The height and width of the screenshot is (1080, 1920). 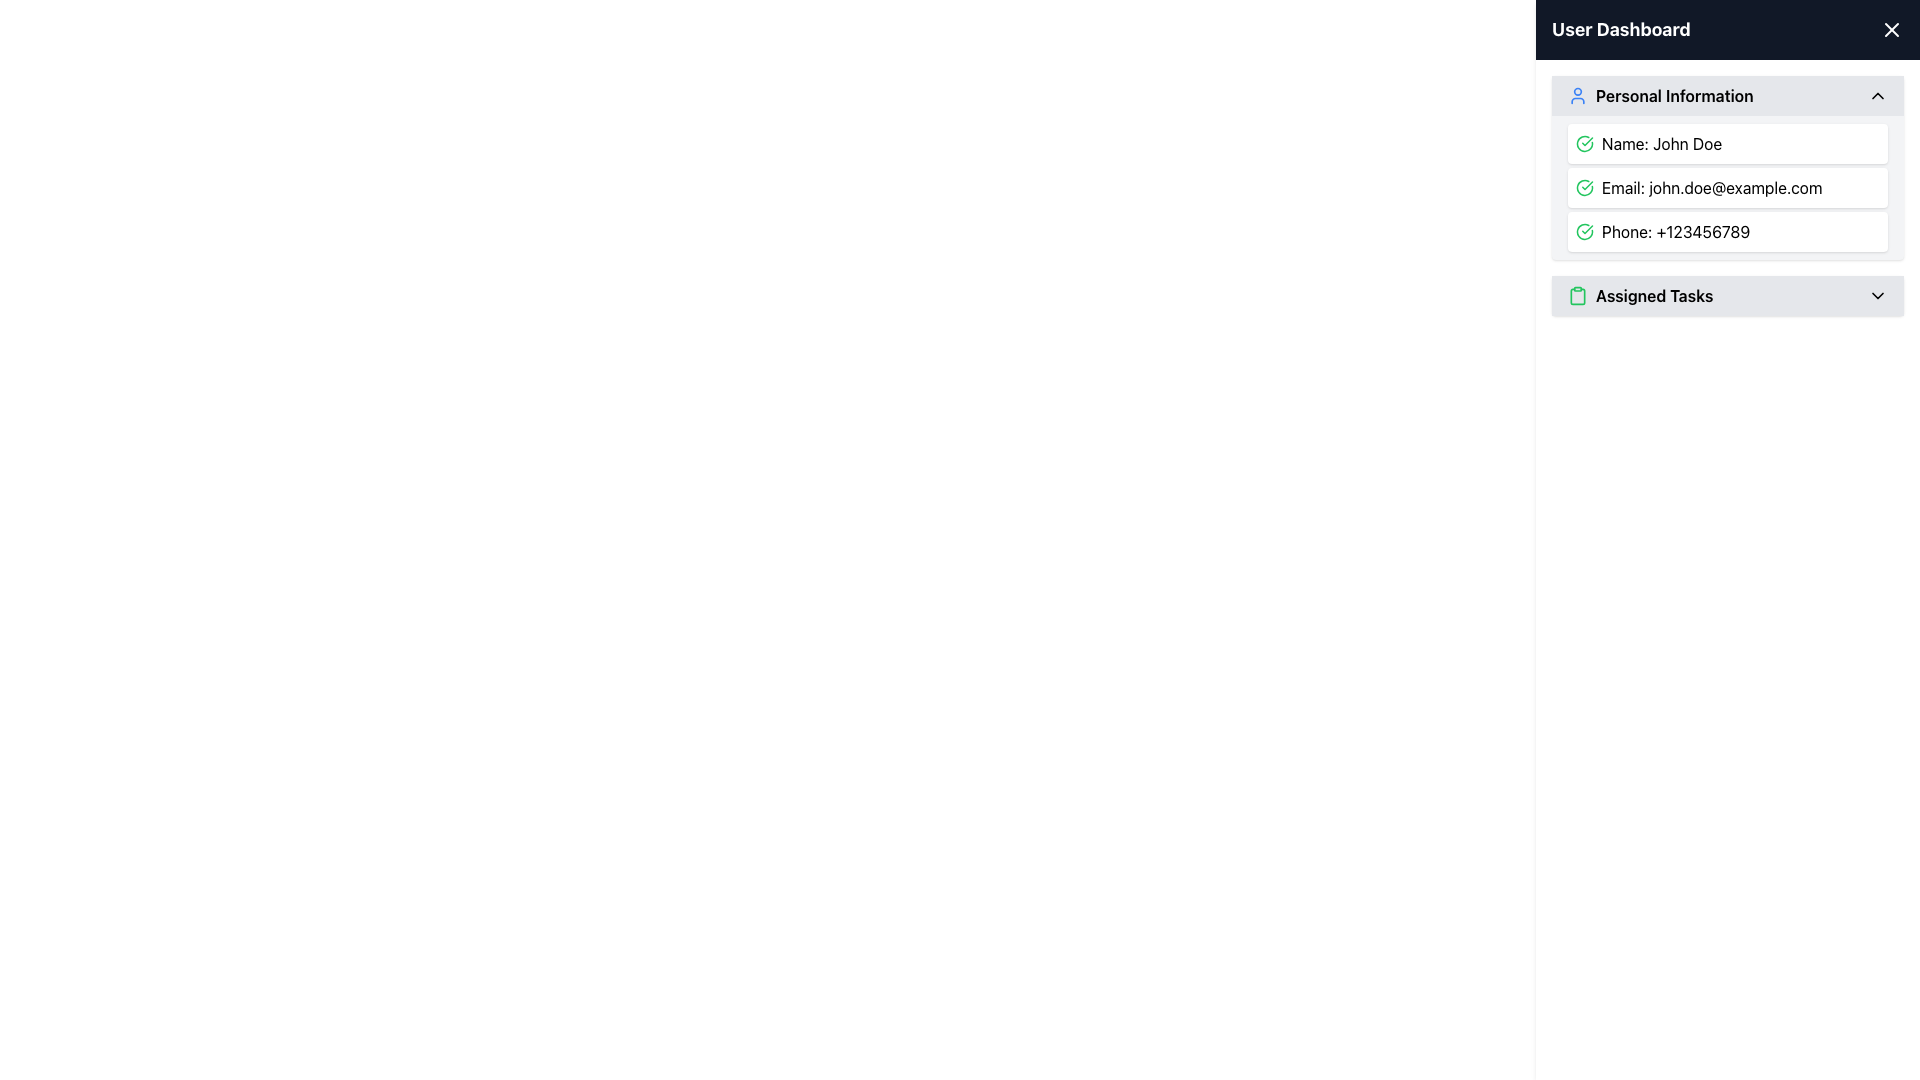 I want to click on the verification icon that indicates the associated email is verified, located before the text 'Email: john.doe@example.com' in the Personal Information section of the user dashboard, so click(x=1583, y=188).